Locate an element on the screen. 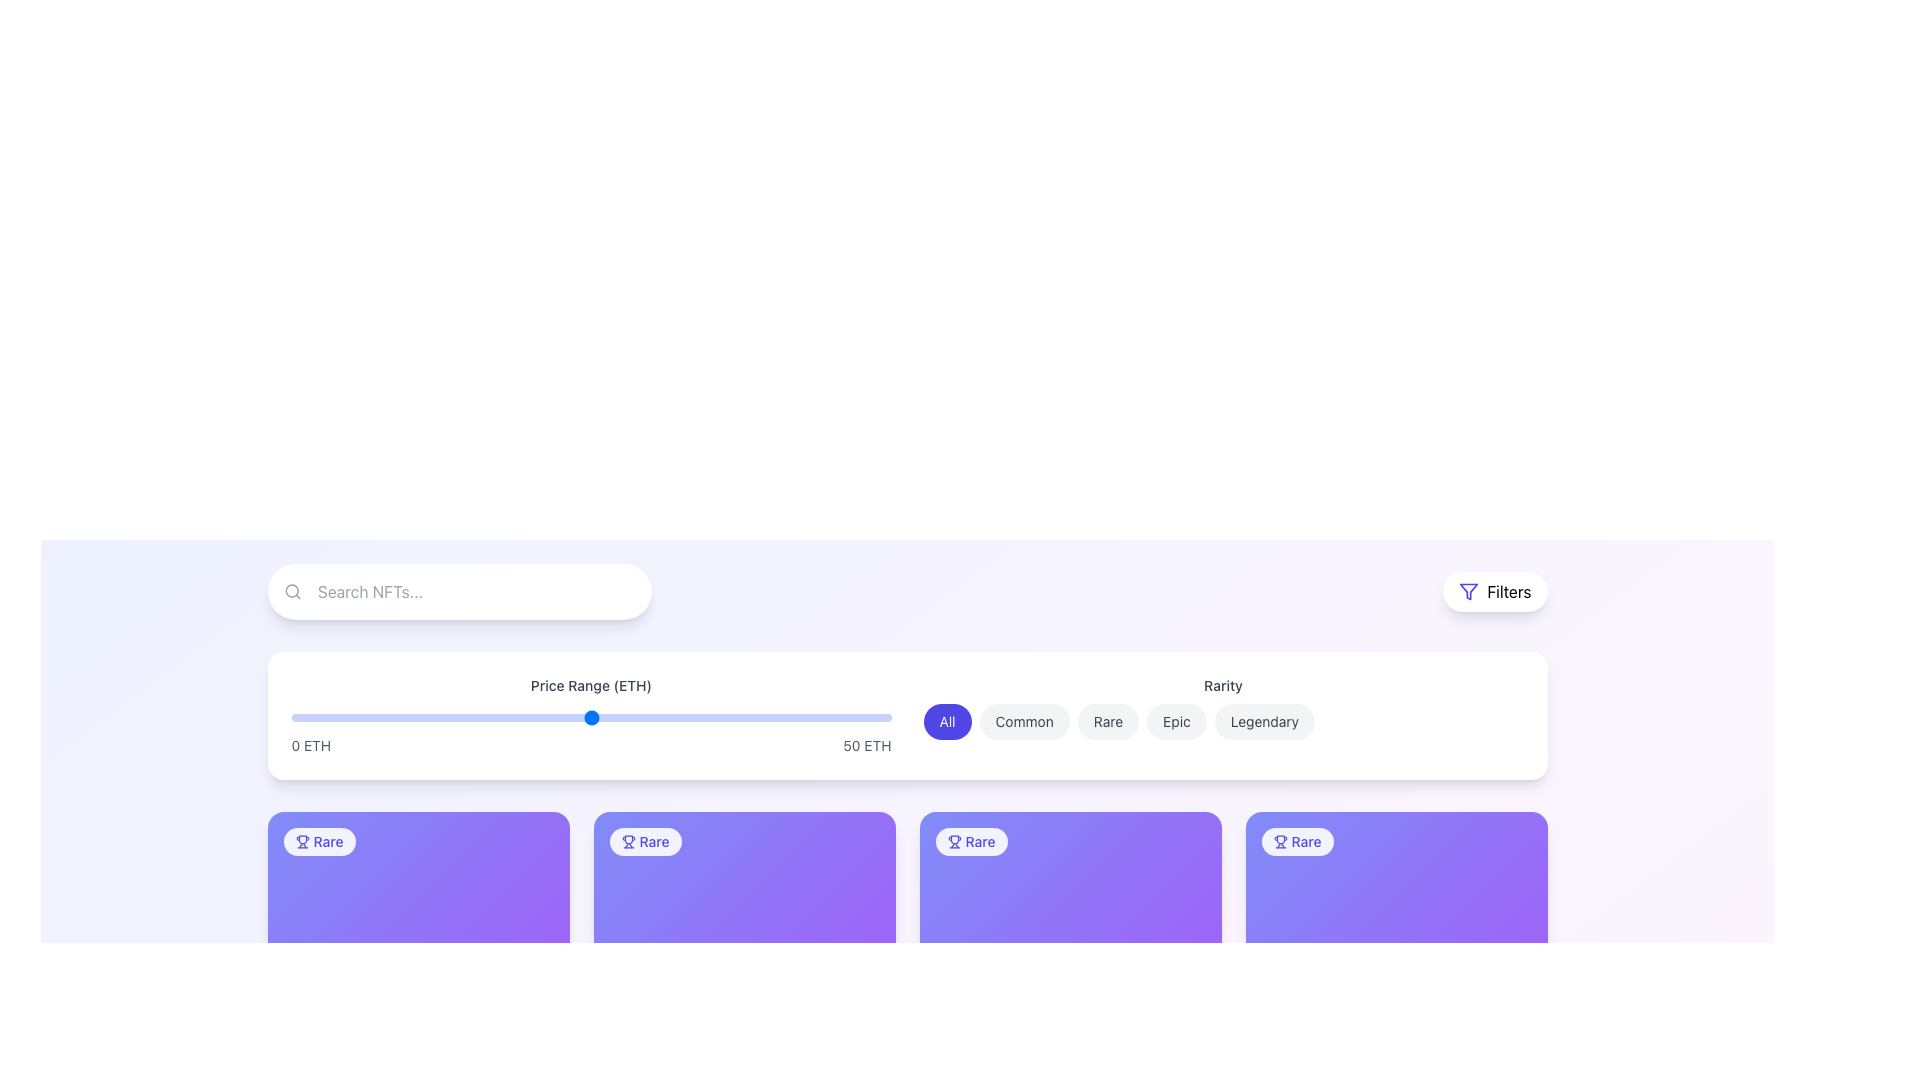 Image resolution: width=1920 pixels, height=1080 pixels. the slider value is located at coordinates (746, 716).